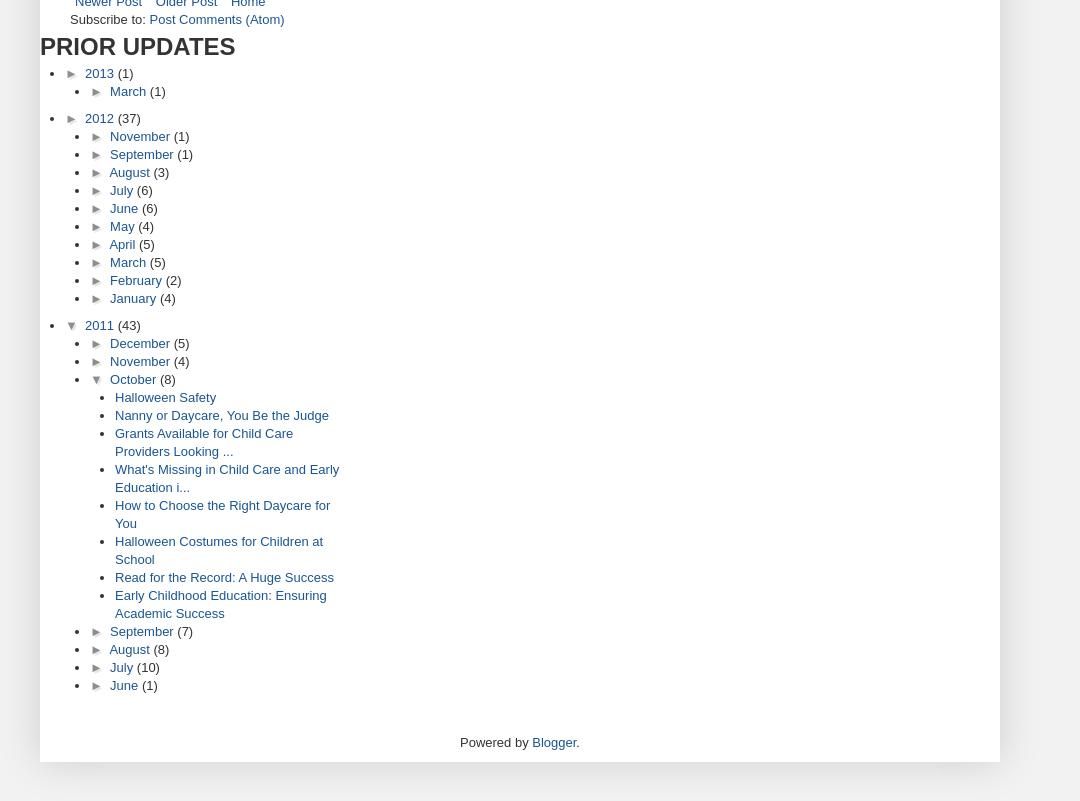  Describe the element at coordinates (100, 325) in the screenshot. I see `'2011'` at that location.